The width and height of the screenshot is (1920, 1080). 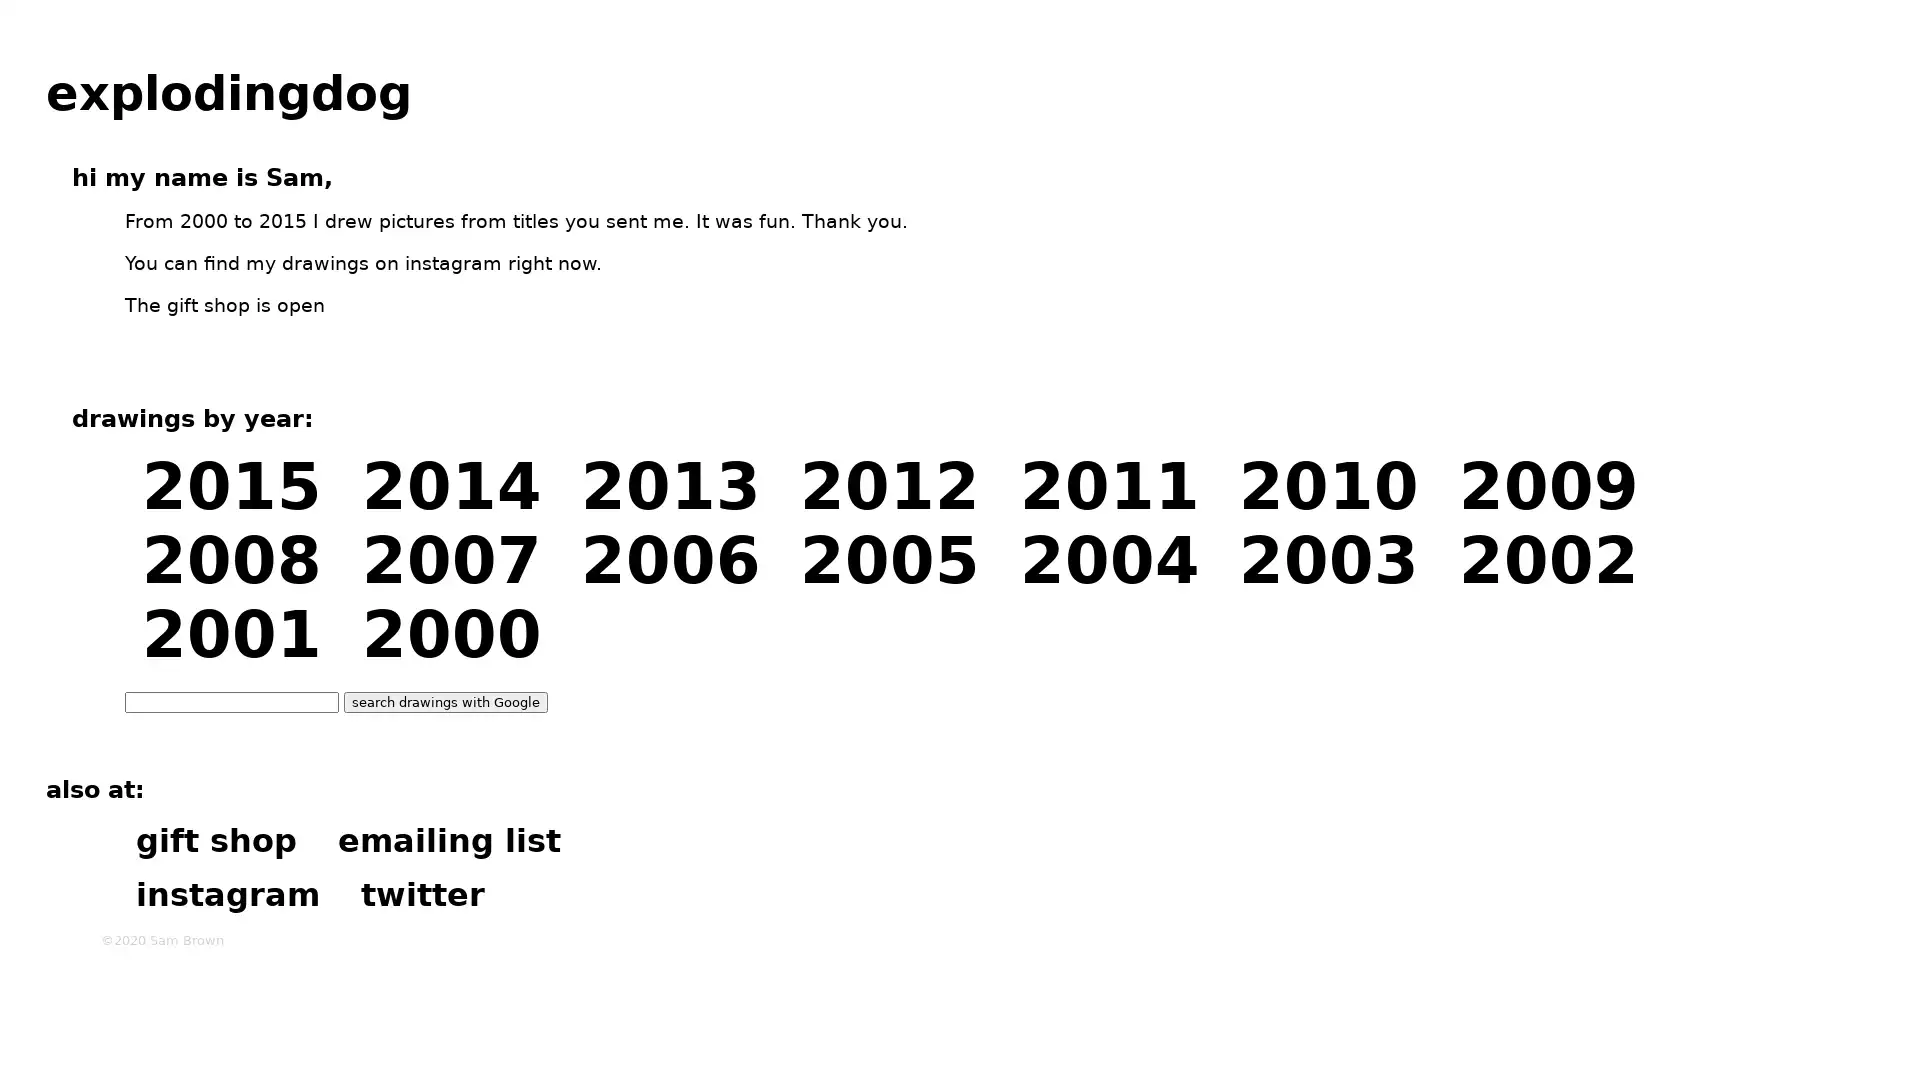 I want to click on search drawings with Google, so click(x=445, y=700).